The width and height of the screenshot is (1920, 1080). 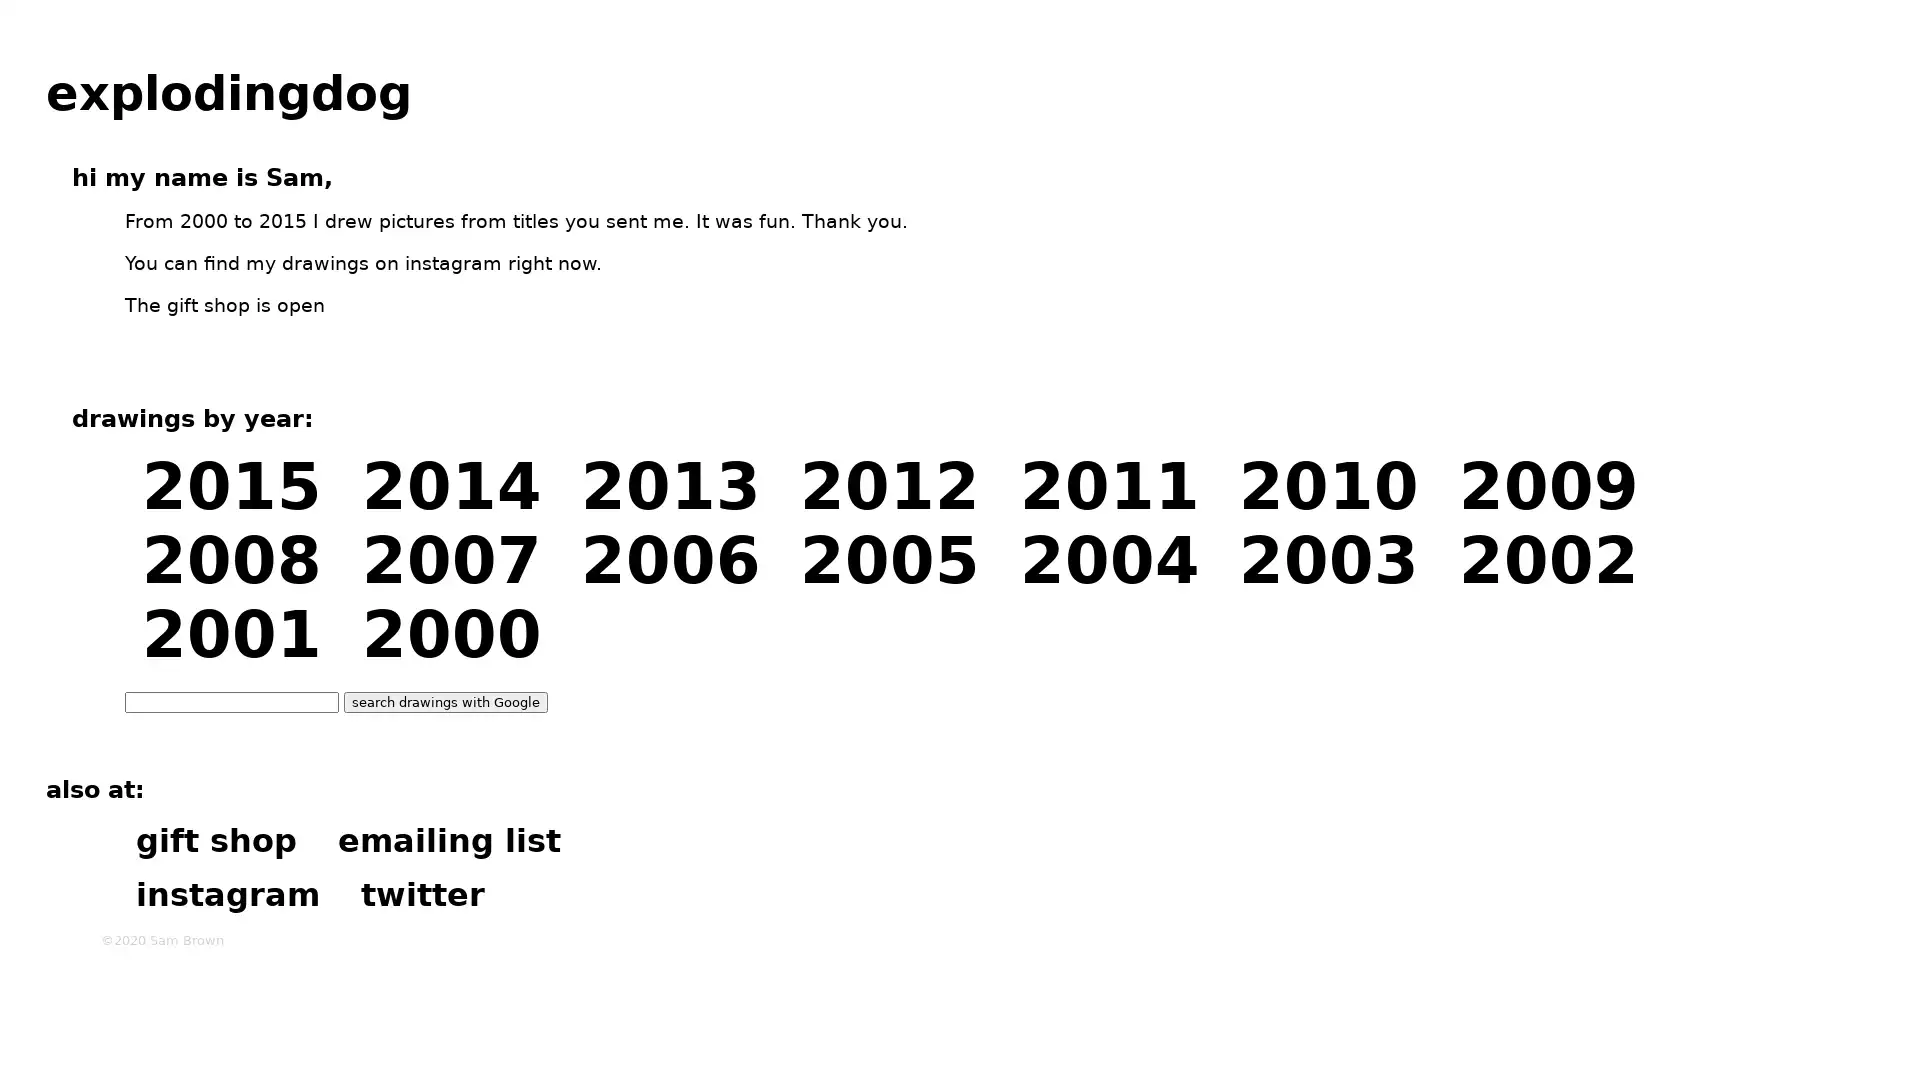 I want to click on search drawings with Google, so click(x=445, y=700).